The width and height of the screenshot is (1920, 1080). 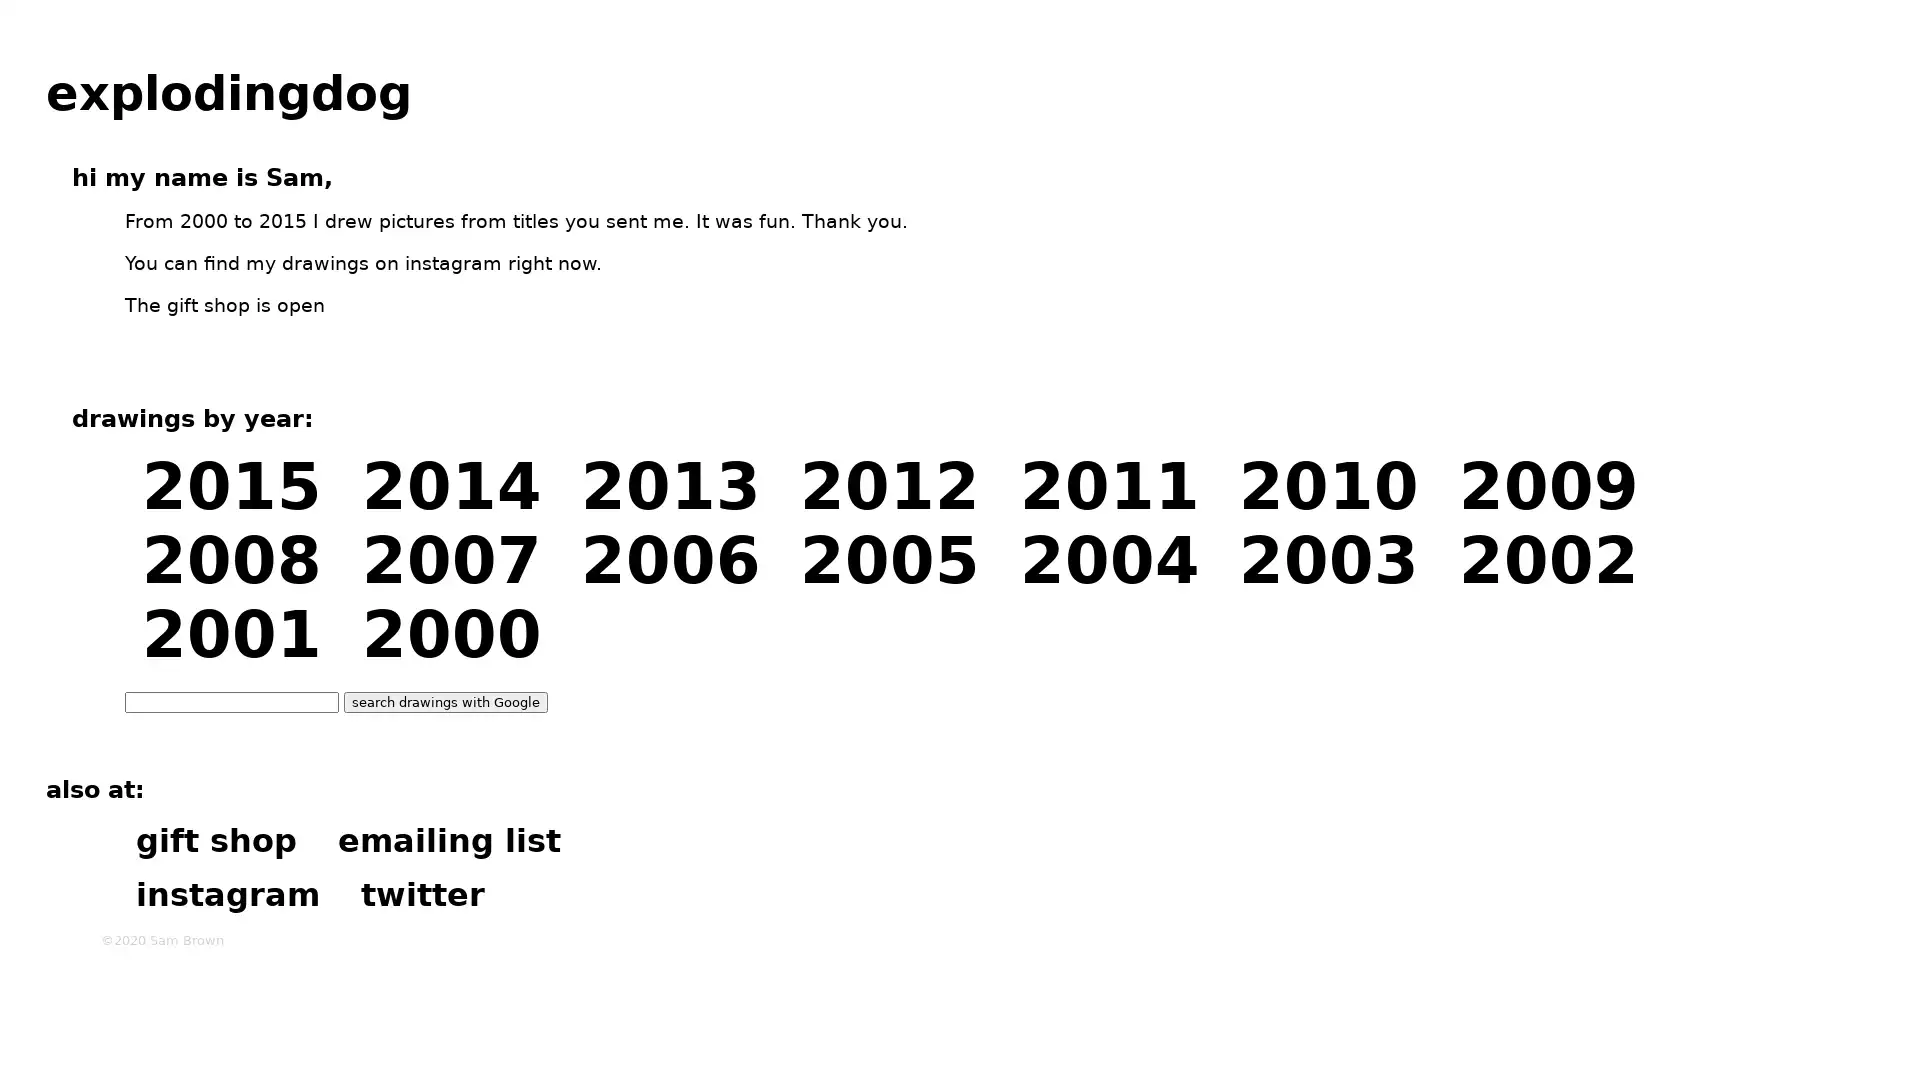 I want to click on search drawings with Google, so click(x=445, y=700).